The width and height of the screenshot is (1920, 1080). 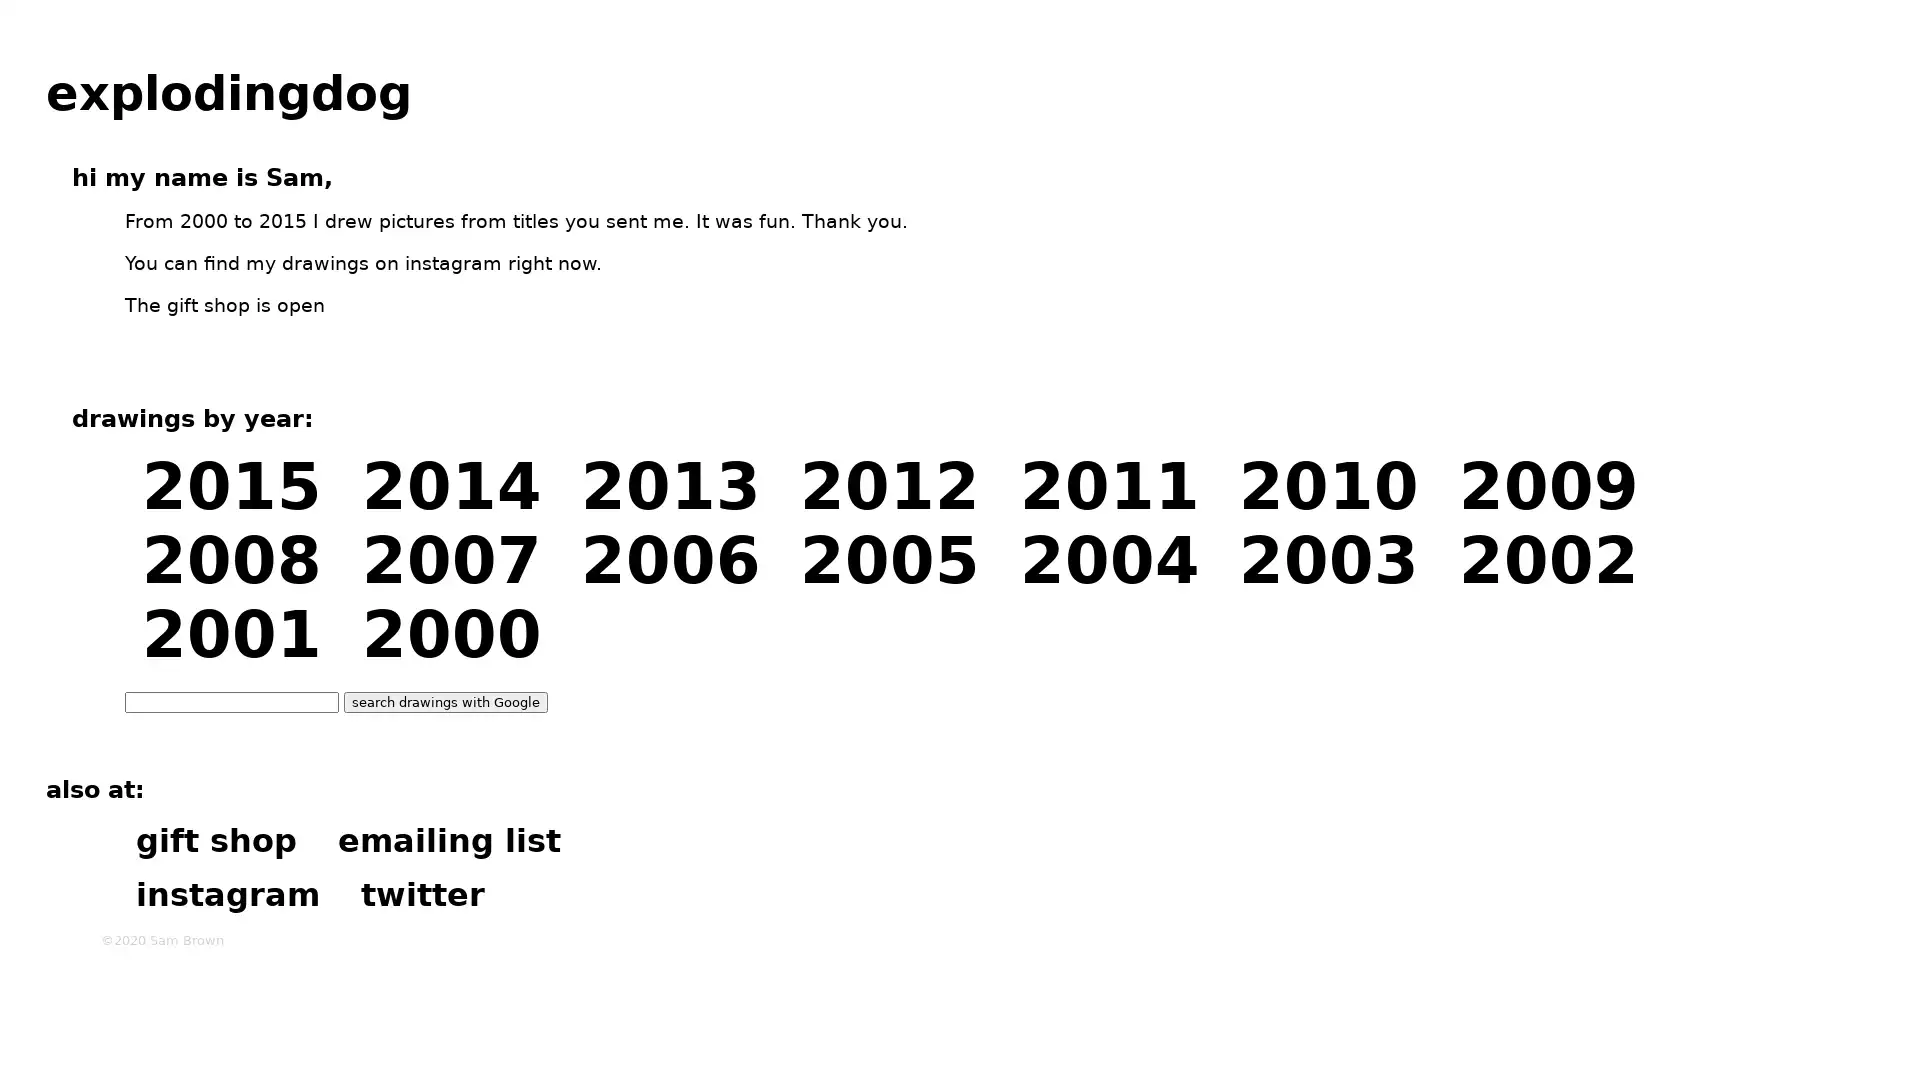 I want to click on search drawings with Google, so click(x=445, y=700).